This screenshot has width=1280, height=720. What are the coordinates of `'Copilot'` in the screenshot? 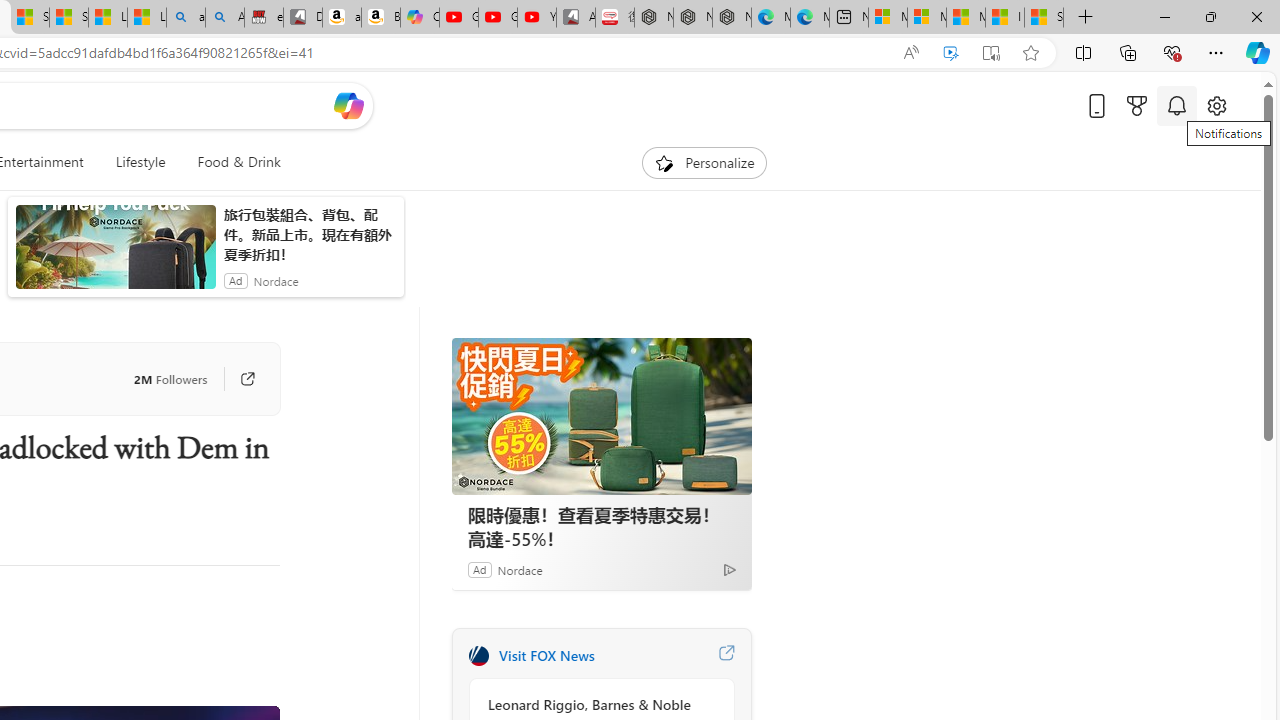 It's located at (418, 17).